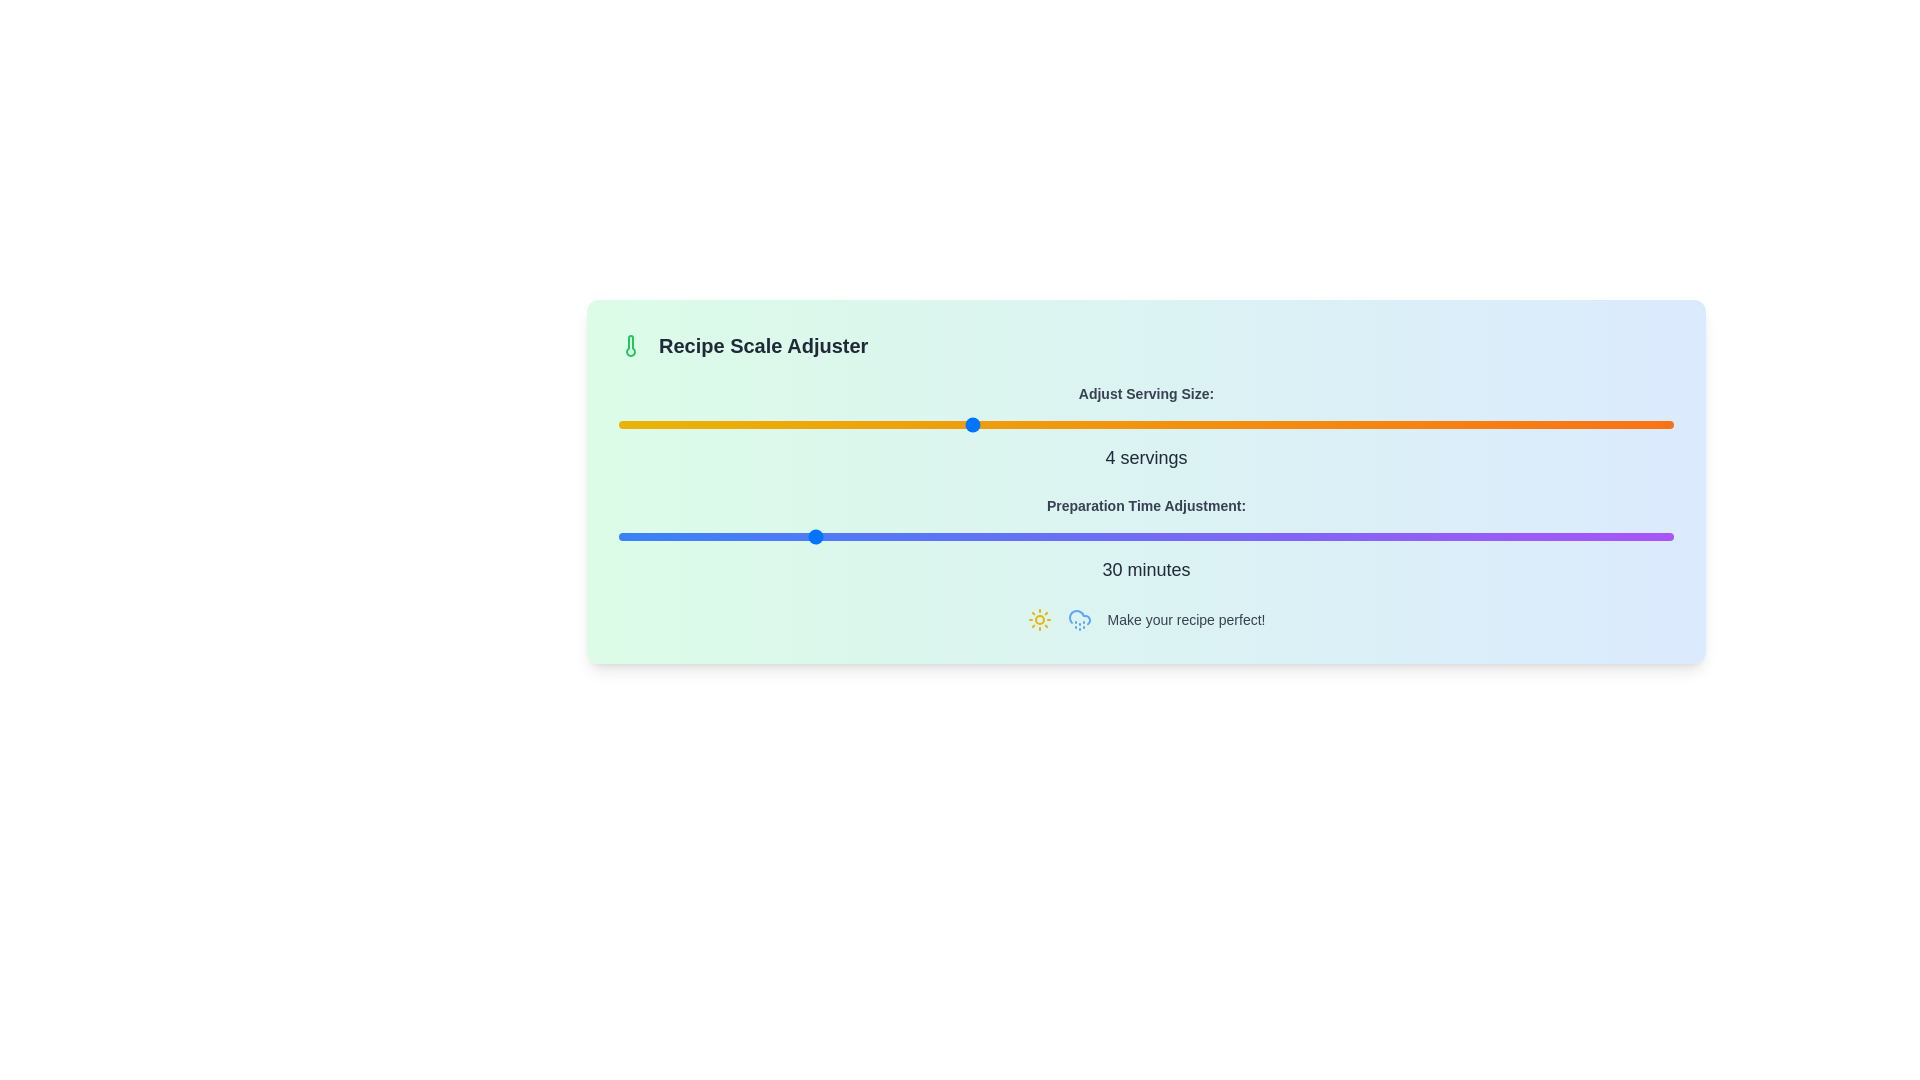 Image resolution: width=1920 pixels, height=1080 pixels. What do you see at coordinates (1078, 619) in the screenshot?
I see `the rainy weather icon located on the right side of the group of icons, adjacent to the sun icon, under the 'Make your recipe perfect!' text` at bounding box center [1078, 619].